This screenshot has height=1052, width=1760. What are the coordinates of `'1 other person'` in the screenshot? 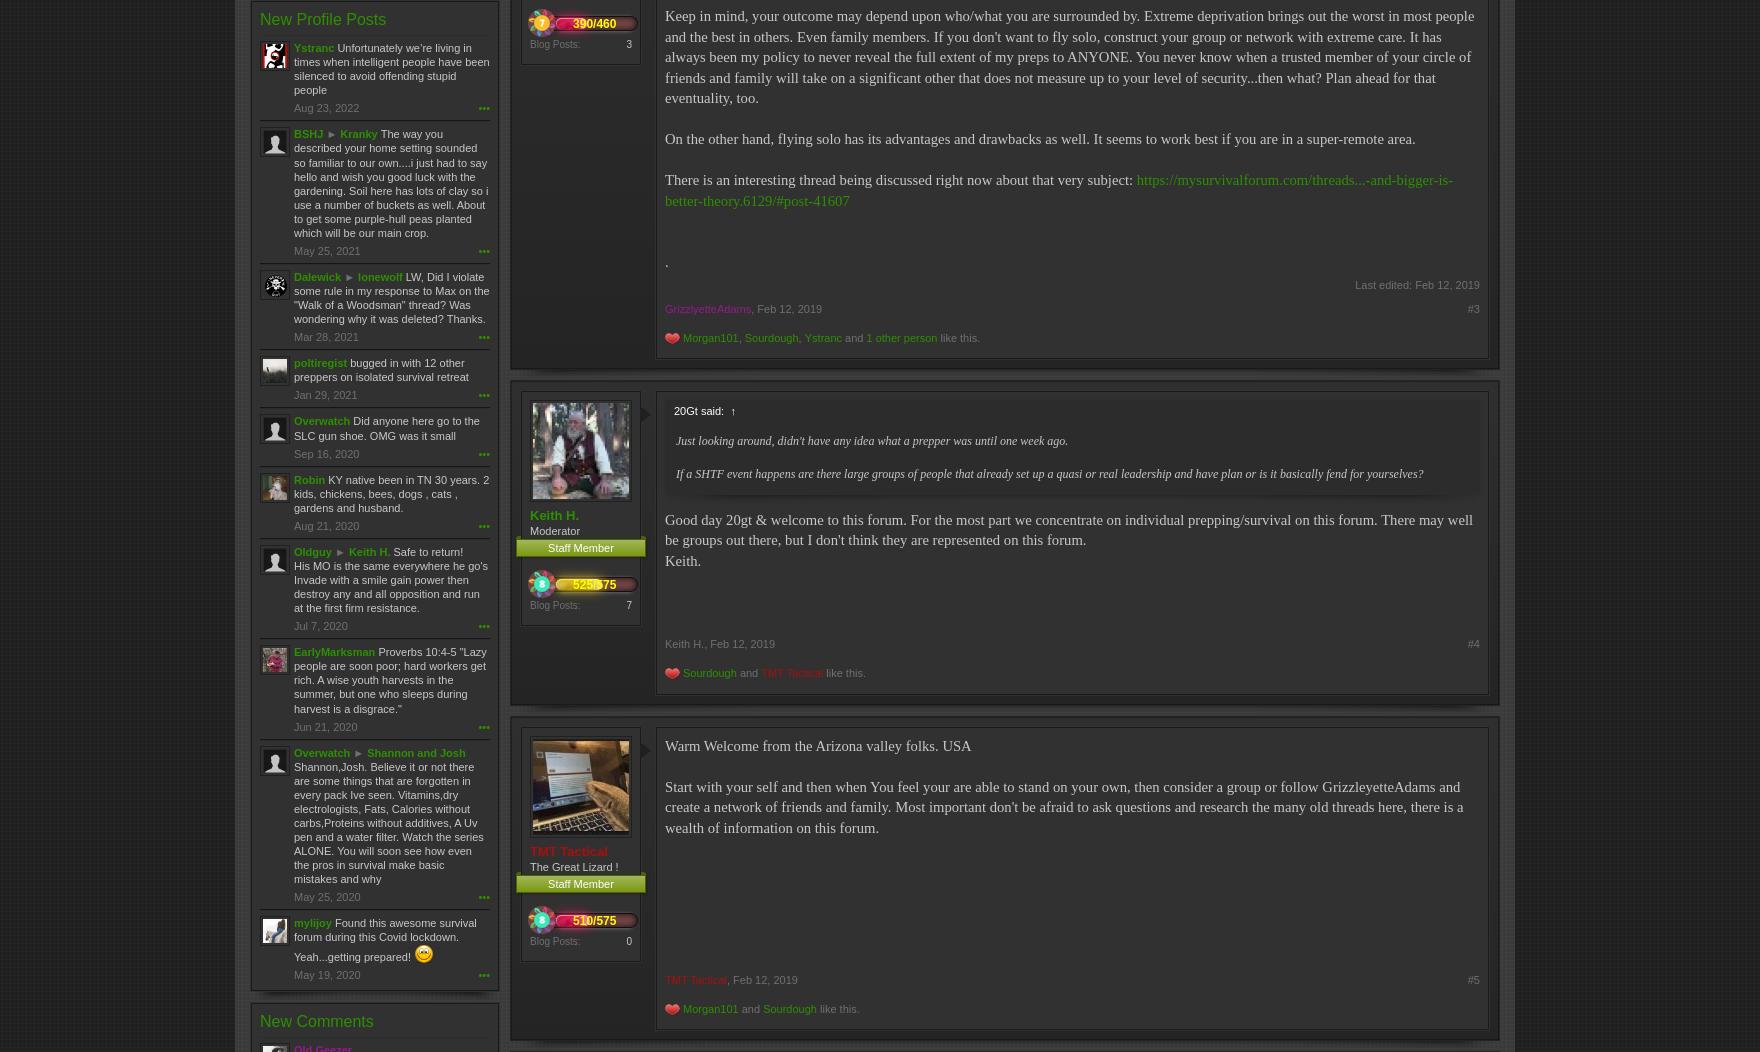 It's located at (864, 337).